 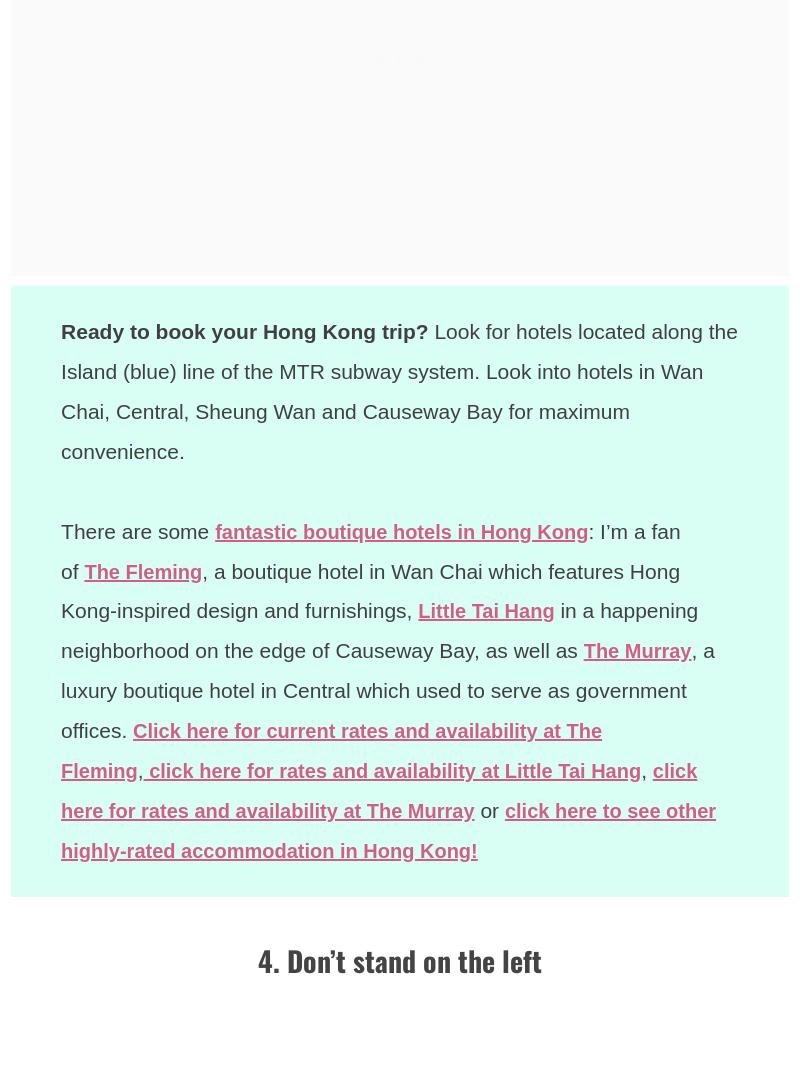 What do you see at coordinates (638, 649) in the screenshot?
I see `'The Murray'` at bounding box center [638, 649].